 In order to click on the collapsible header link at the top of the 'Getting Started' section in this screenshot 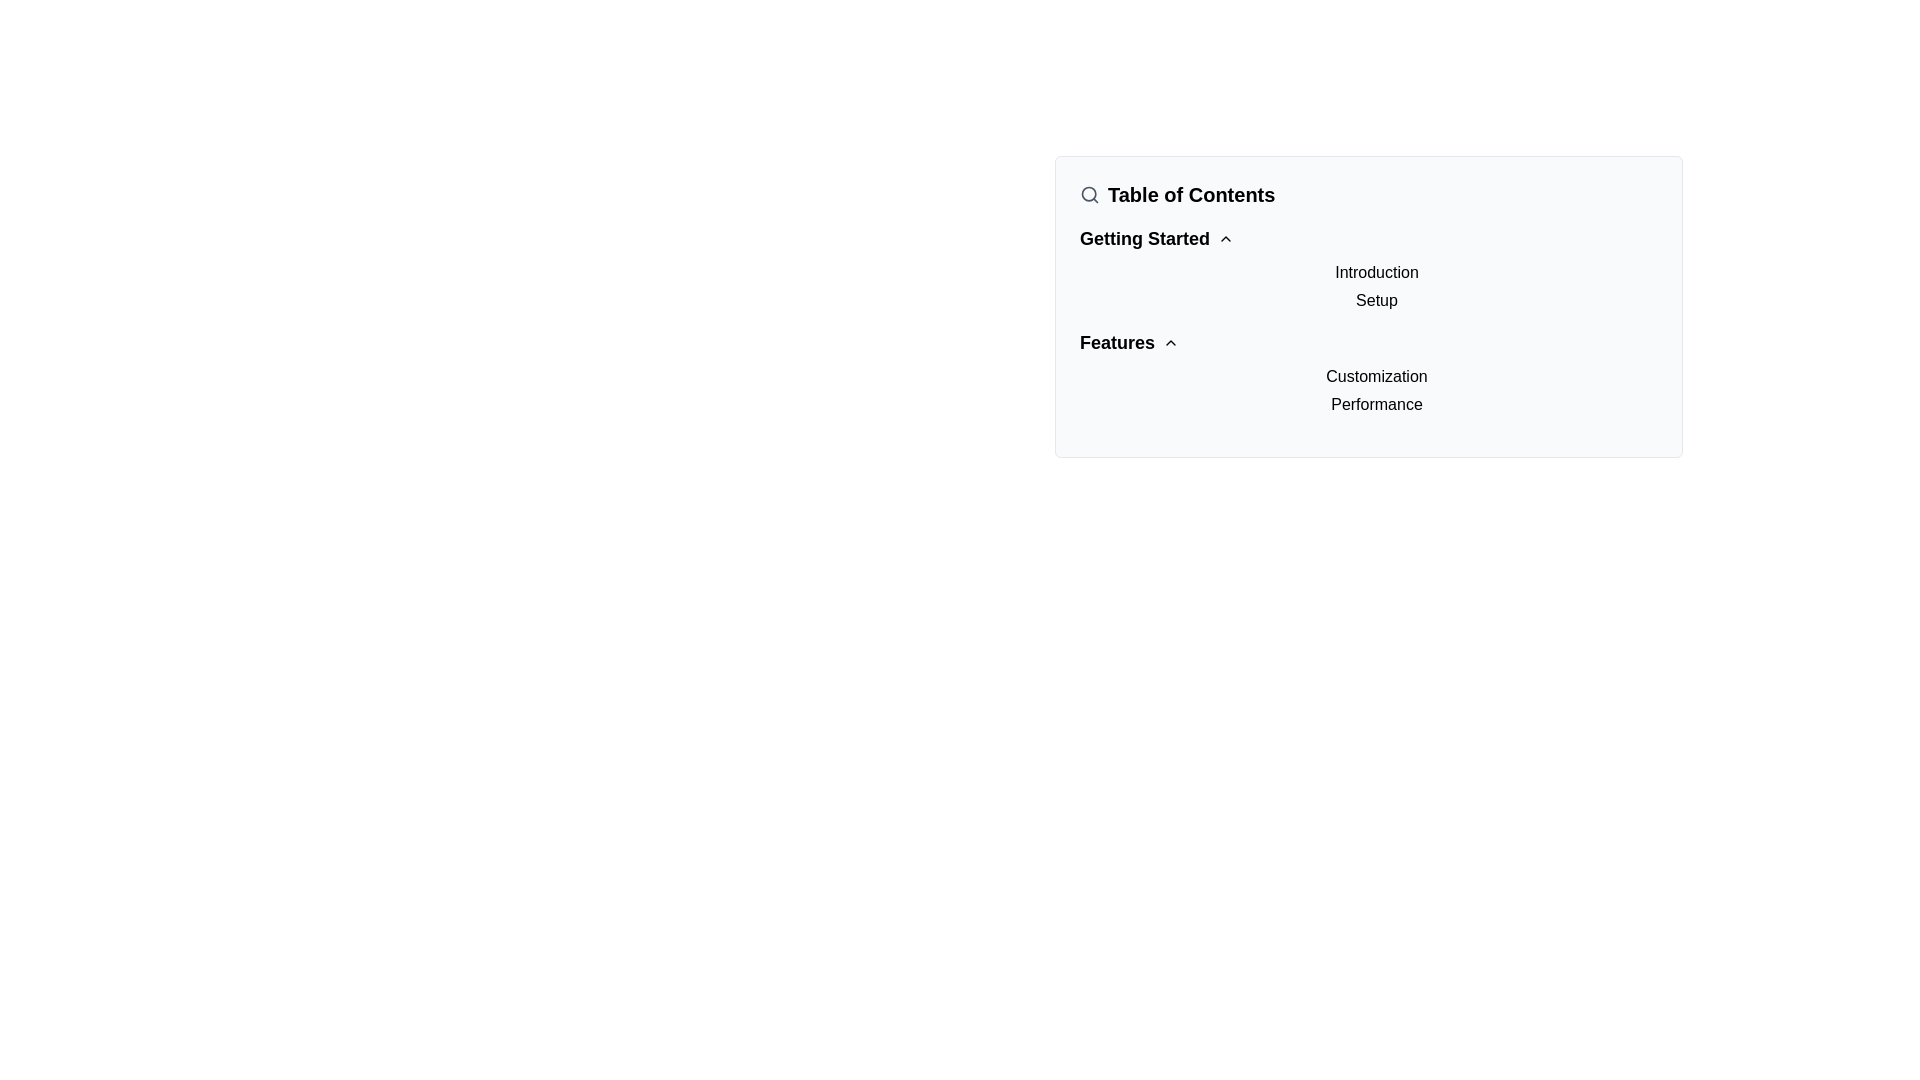, I will do `click(1156, 238)`.